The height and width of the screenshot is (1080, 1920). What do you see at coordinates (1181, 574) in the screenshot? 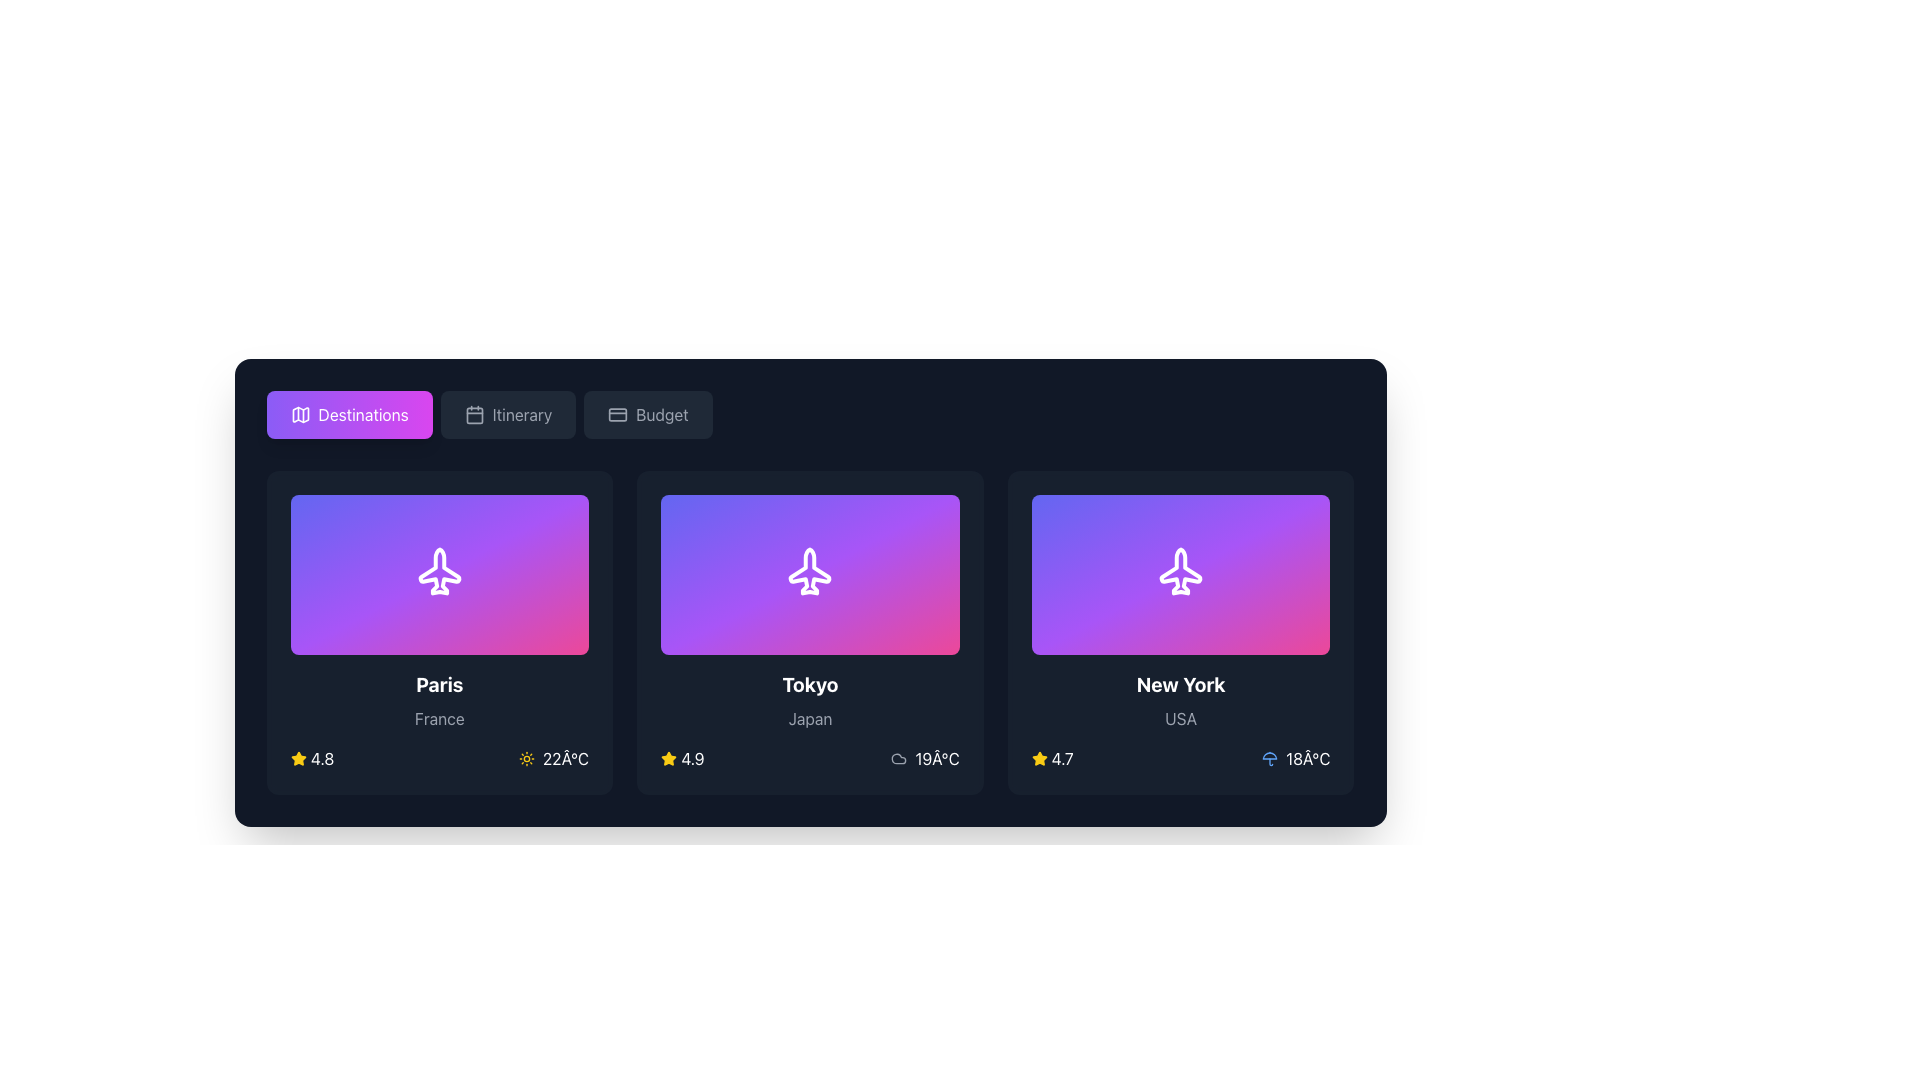
I see `the decorative airplane icon in the card displaying details for 'New York', which is the central piece of the triptych layout` at bounding box center [1181, 574].